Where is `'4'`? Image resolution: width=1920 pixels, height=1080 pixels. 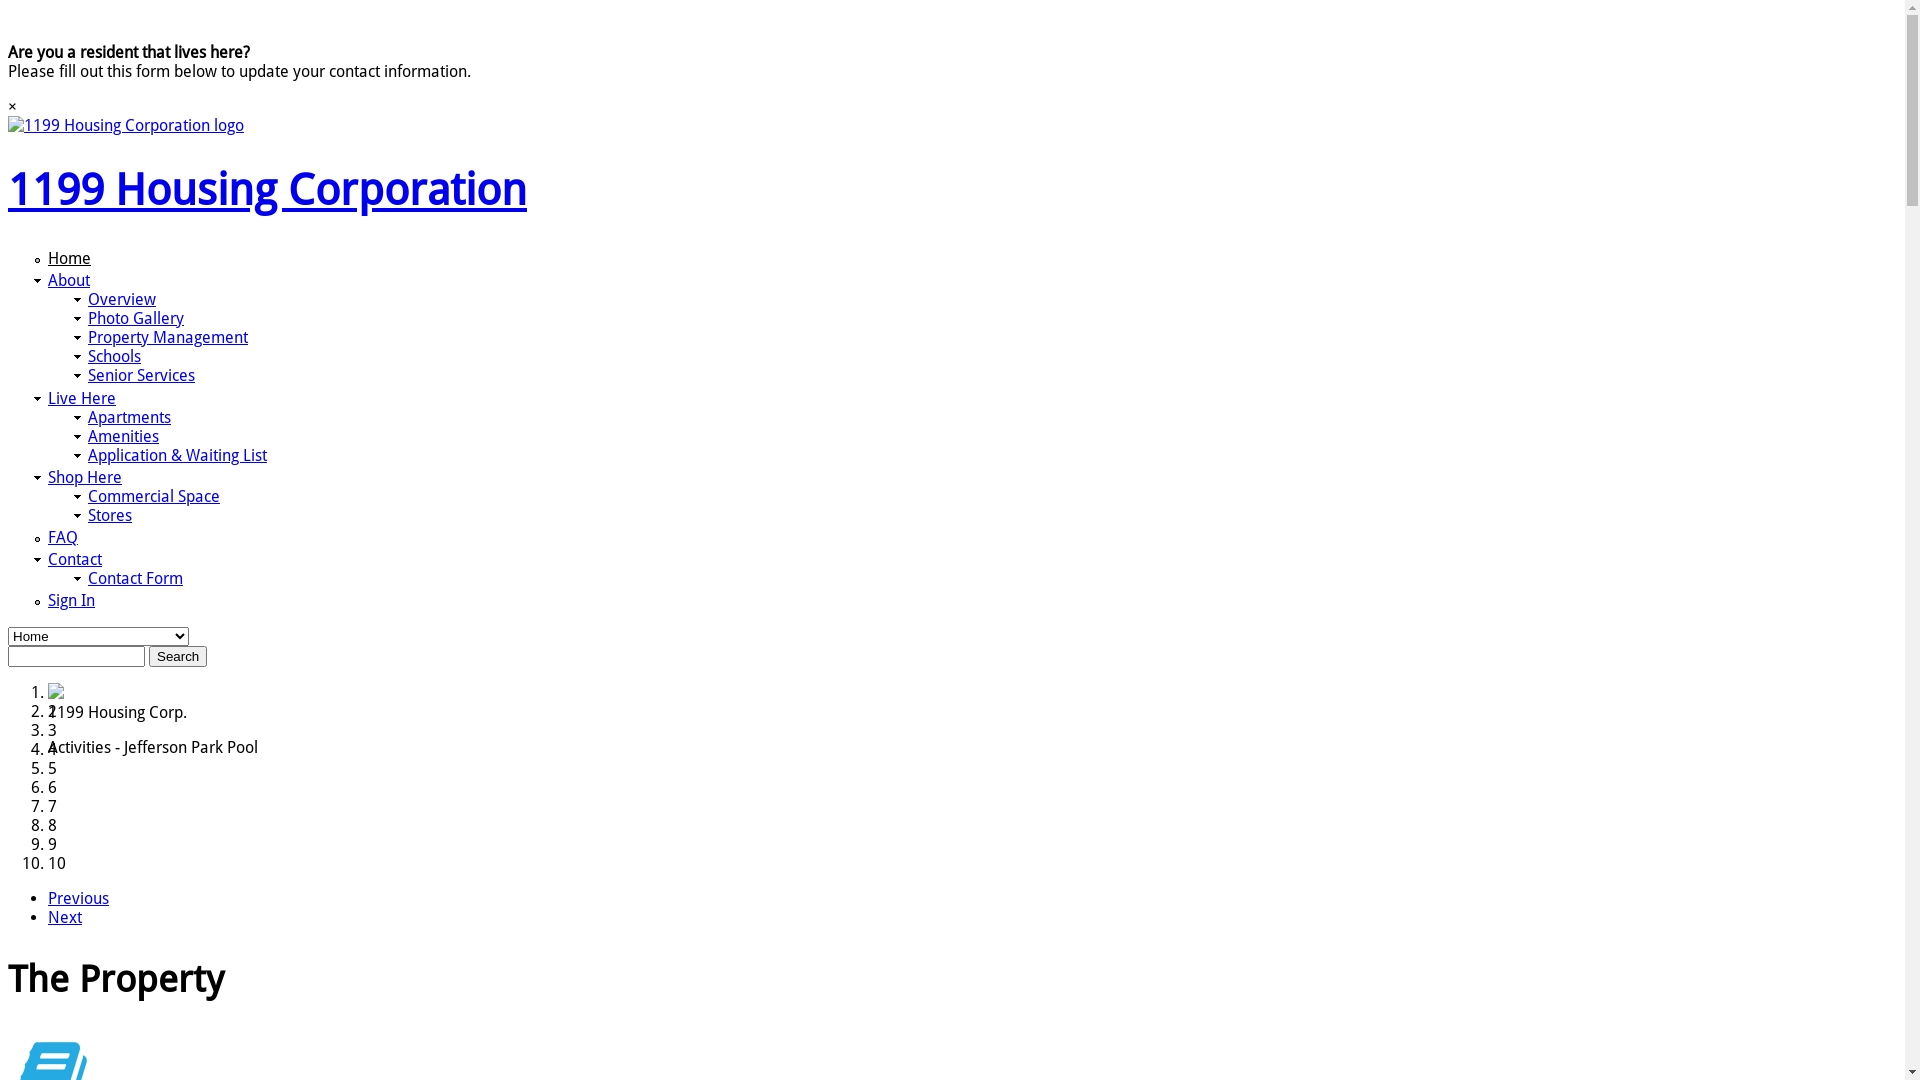 '4' is located at coordinates (52, 749).